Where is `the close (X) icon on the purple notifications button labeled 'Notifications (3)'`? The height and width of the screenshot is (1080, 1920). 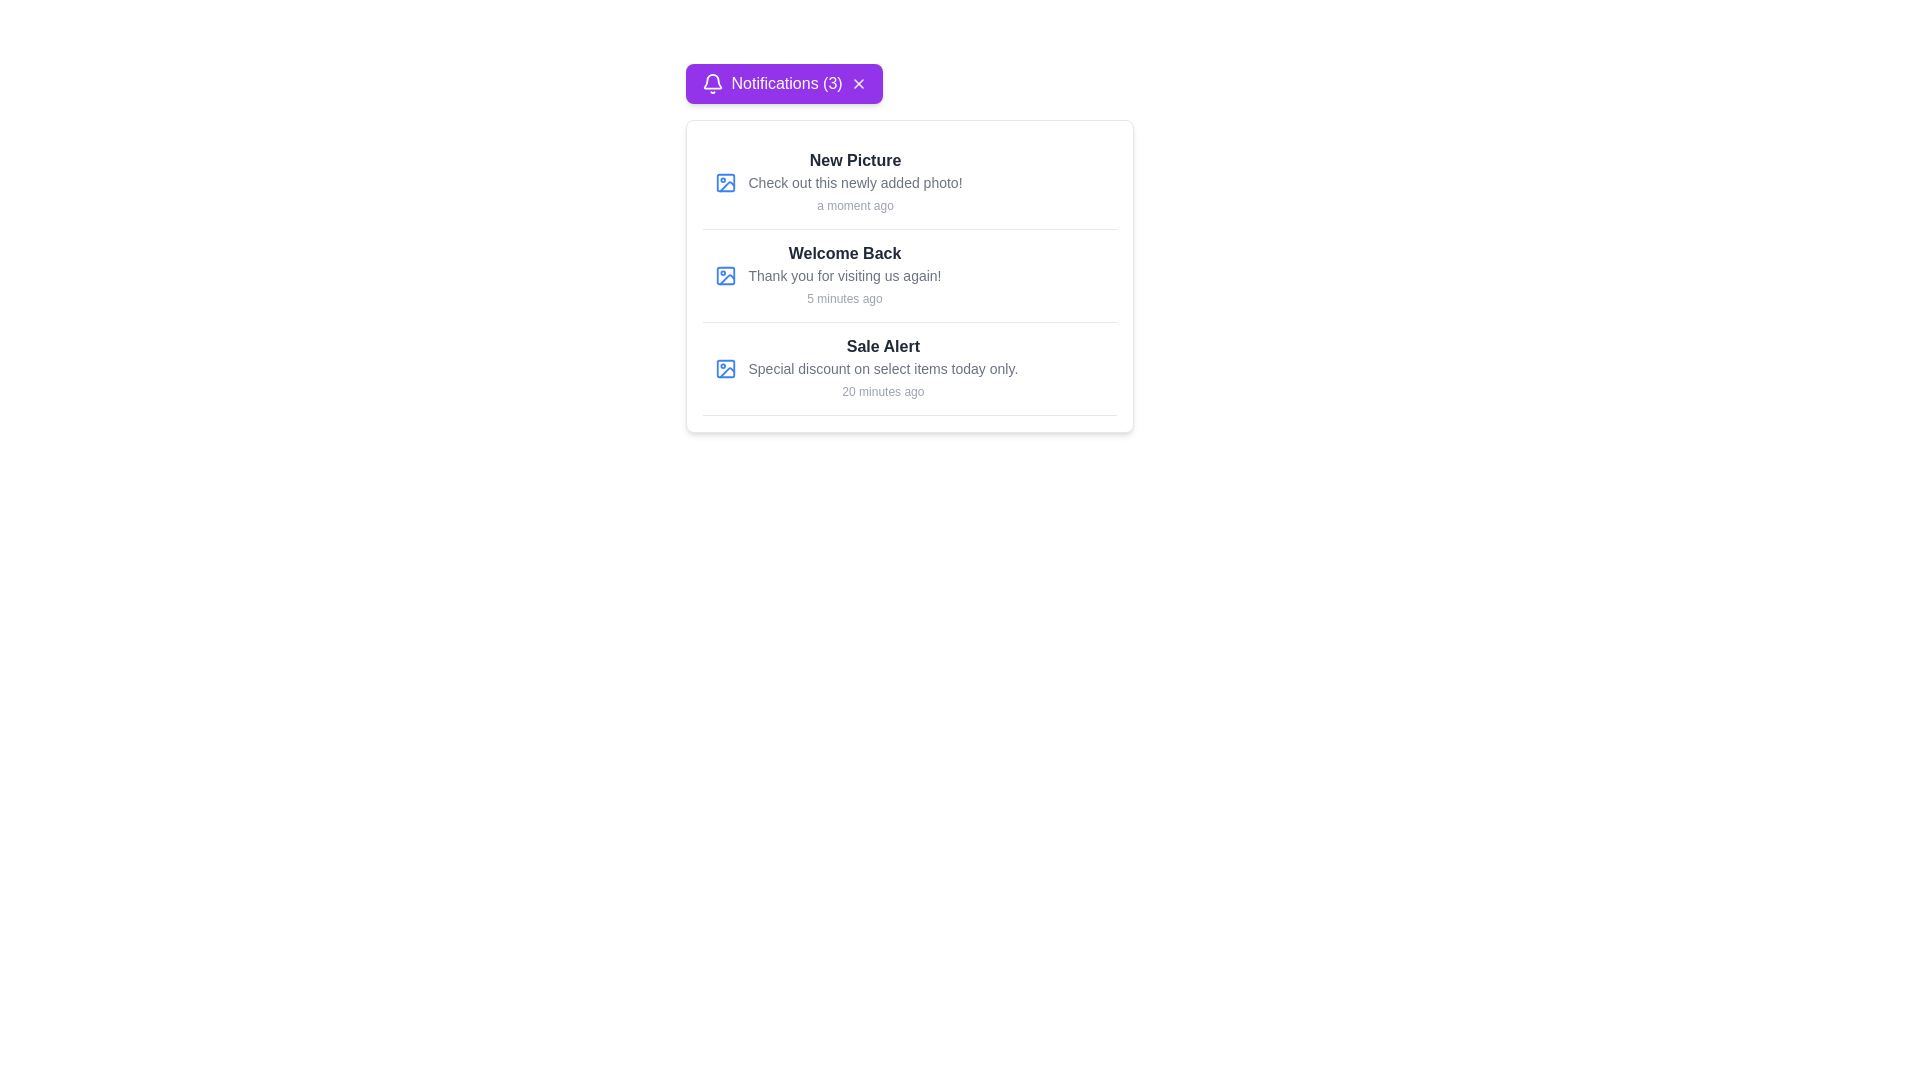
the close (X) icon on the purple notifications button labeled 'Notifications (3)' is located at coordinates (782, 83).